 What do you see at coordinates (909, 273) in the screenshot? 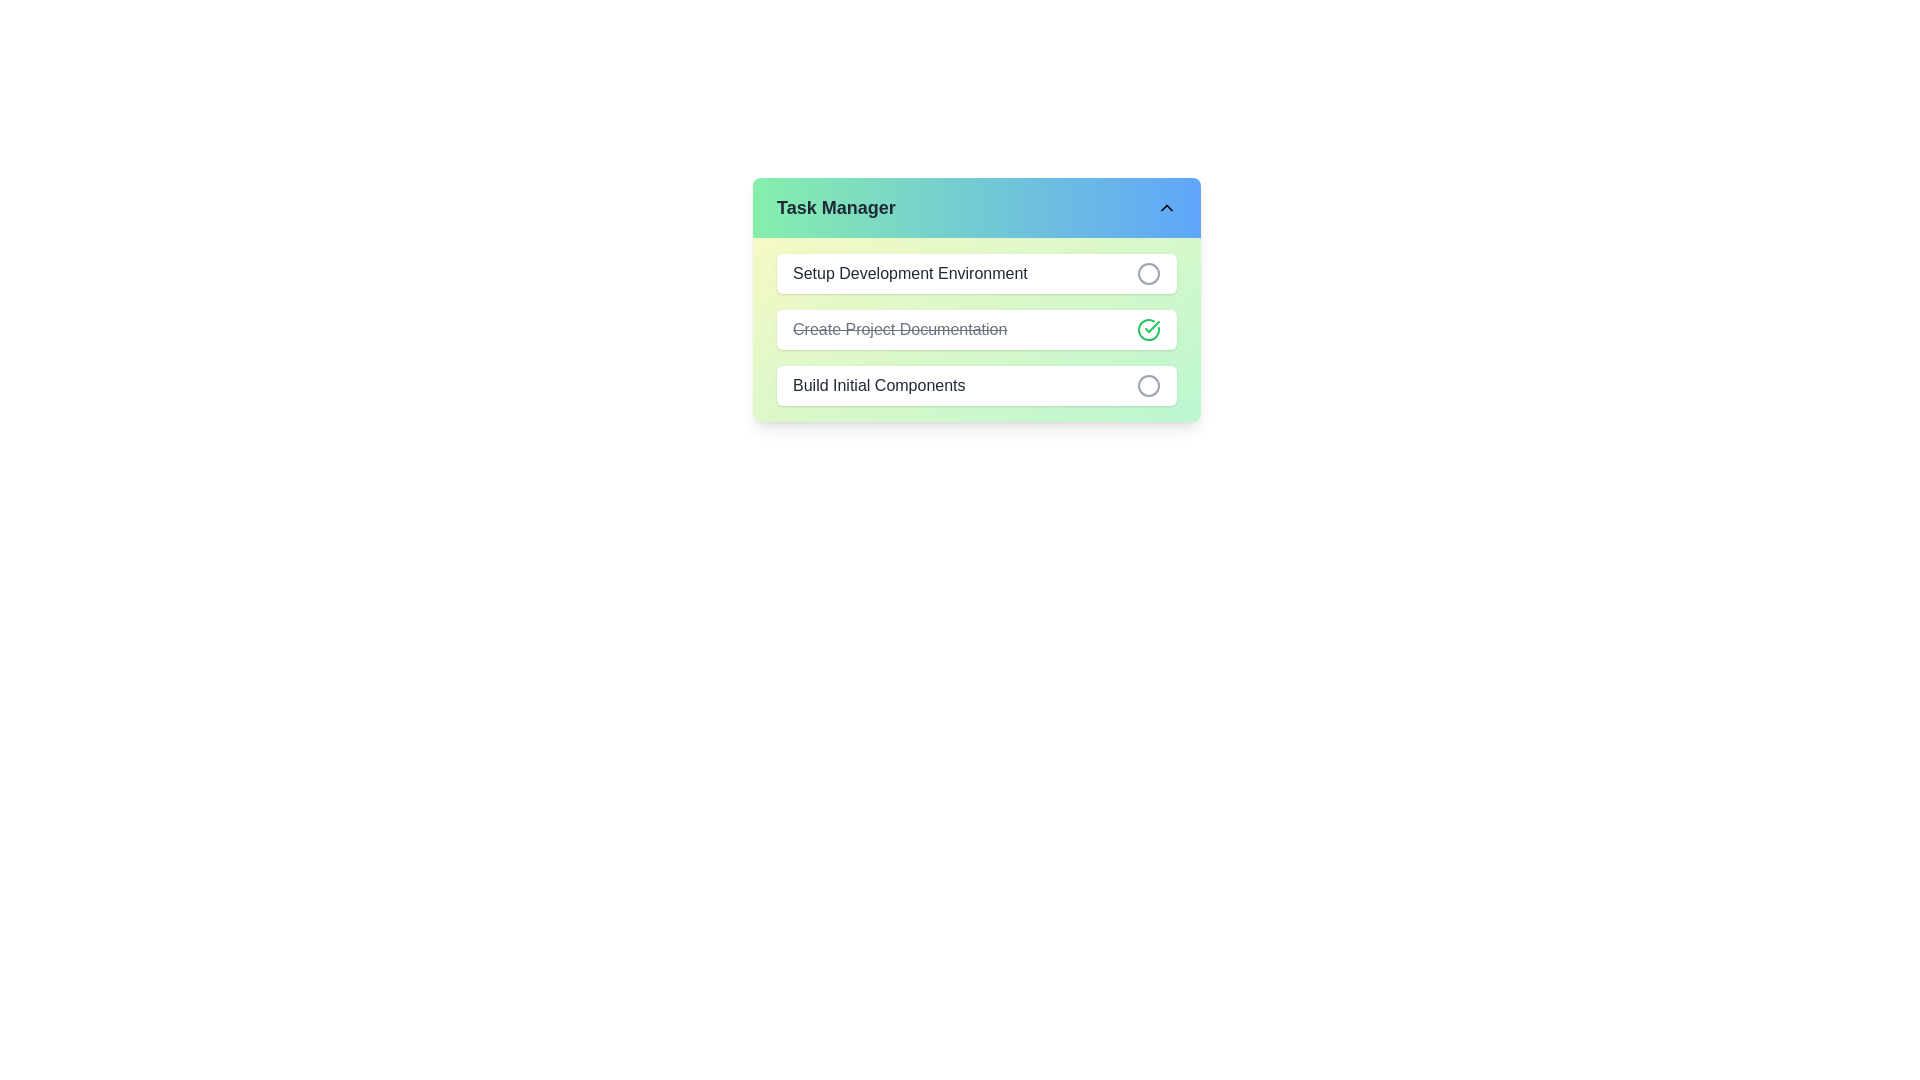
I see `the task name Setup Development Environment to focus or select its text` at bounding box center [909, 273].